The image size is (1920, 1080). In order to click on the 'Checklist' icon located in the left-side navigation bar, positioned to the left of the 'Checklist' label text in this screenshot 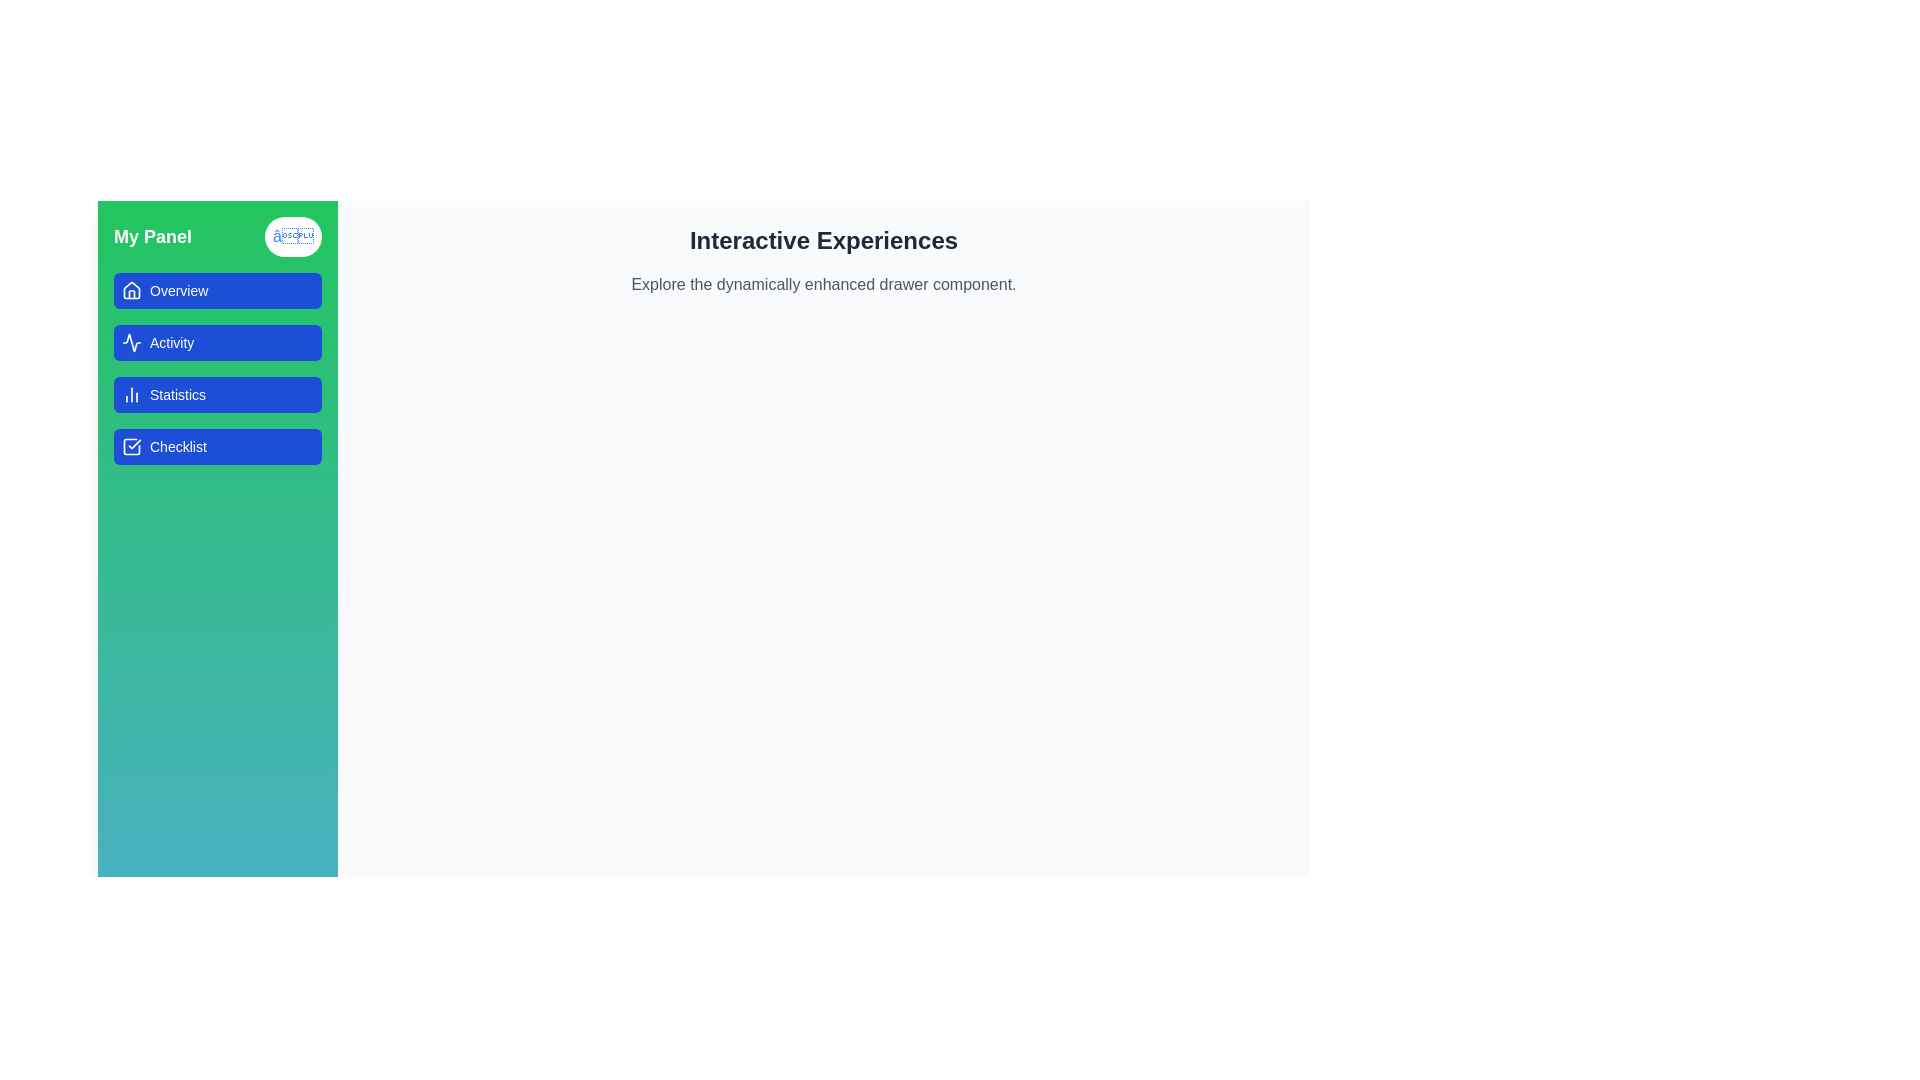, I will do `click(131, 446)`.